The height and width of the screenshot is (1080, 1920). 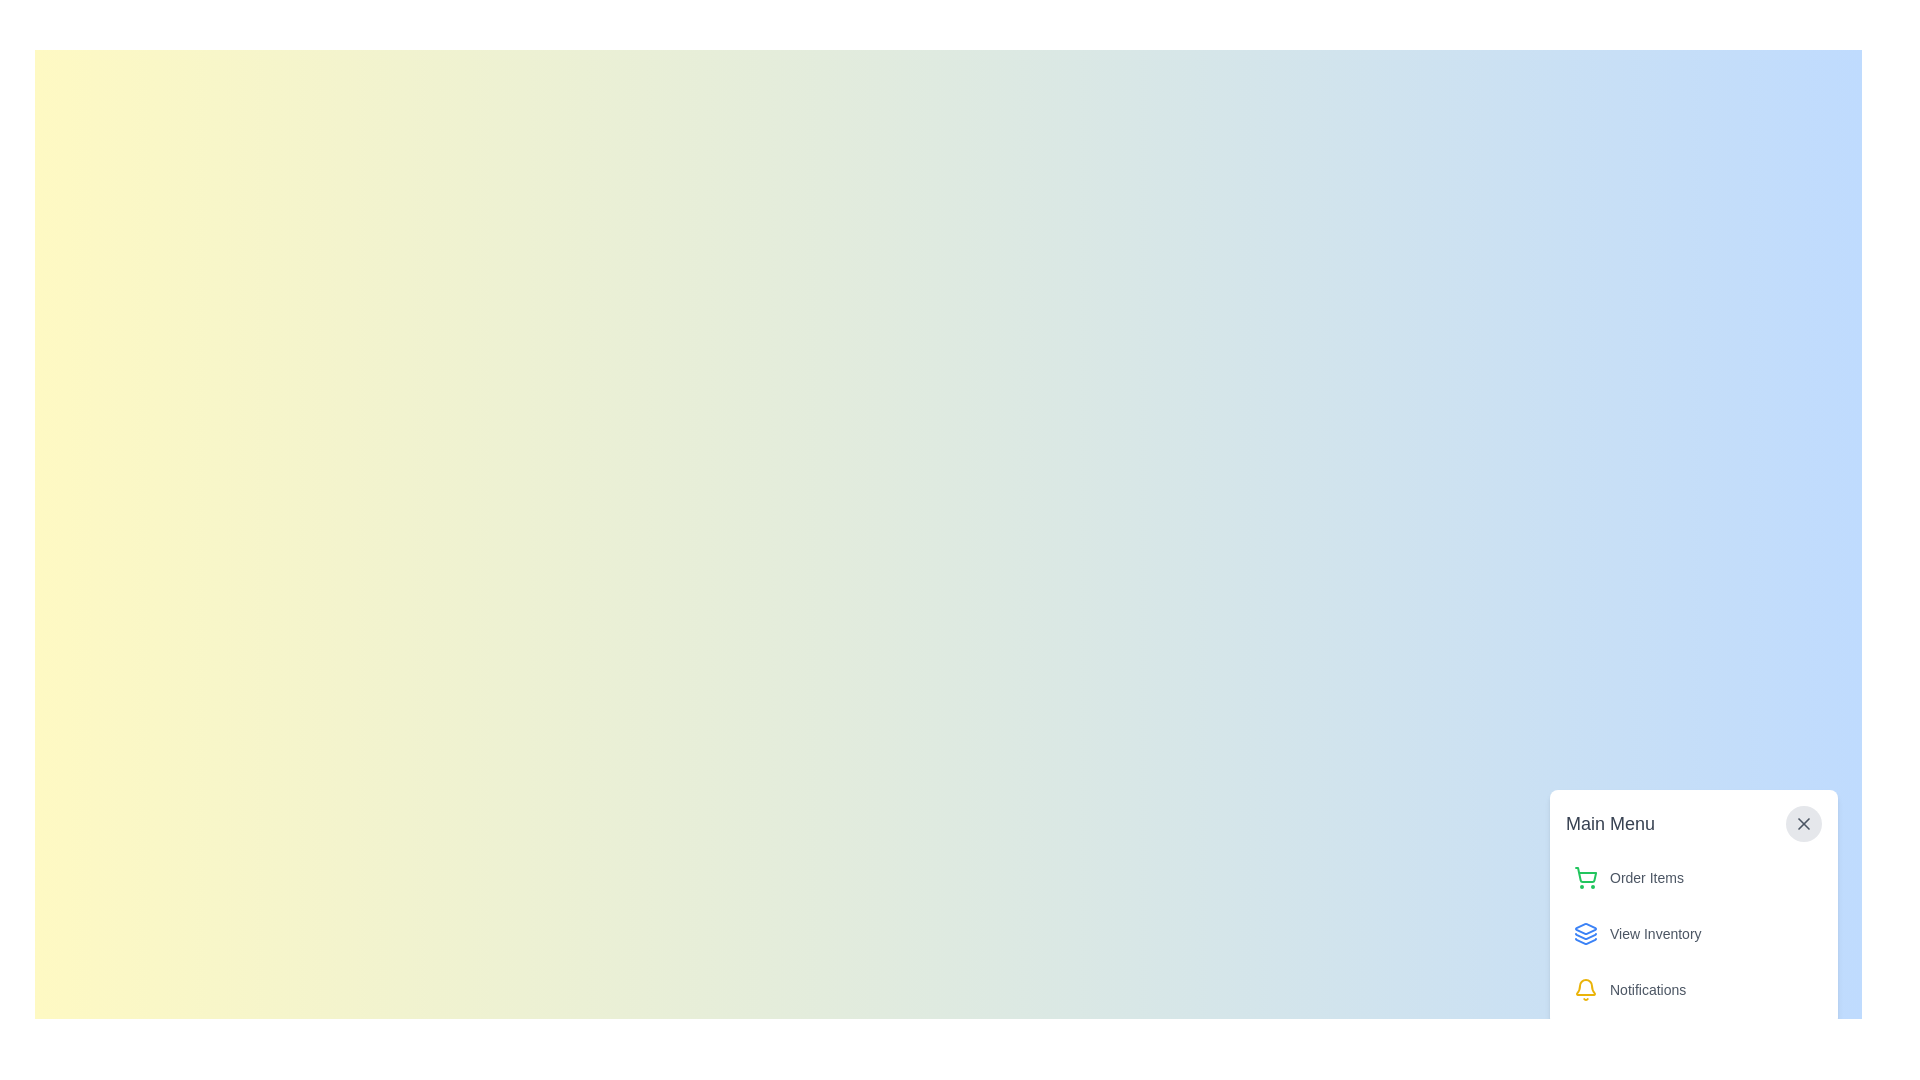 What do you see at coordinates (1646, 877) in the screenshot?
I see `text of the 'Order Items' label, which is a smaller, medium-weight font in muted gray color, located to the right of the green shopping cart icon in the 'Main Menu' pop-up` at bounding box center [1646, 877].